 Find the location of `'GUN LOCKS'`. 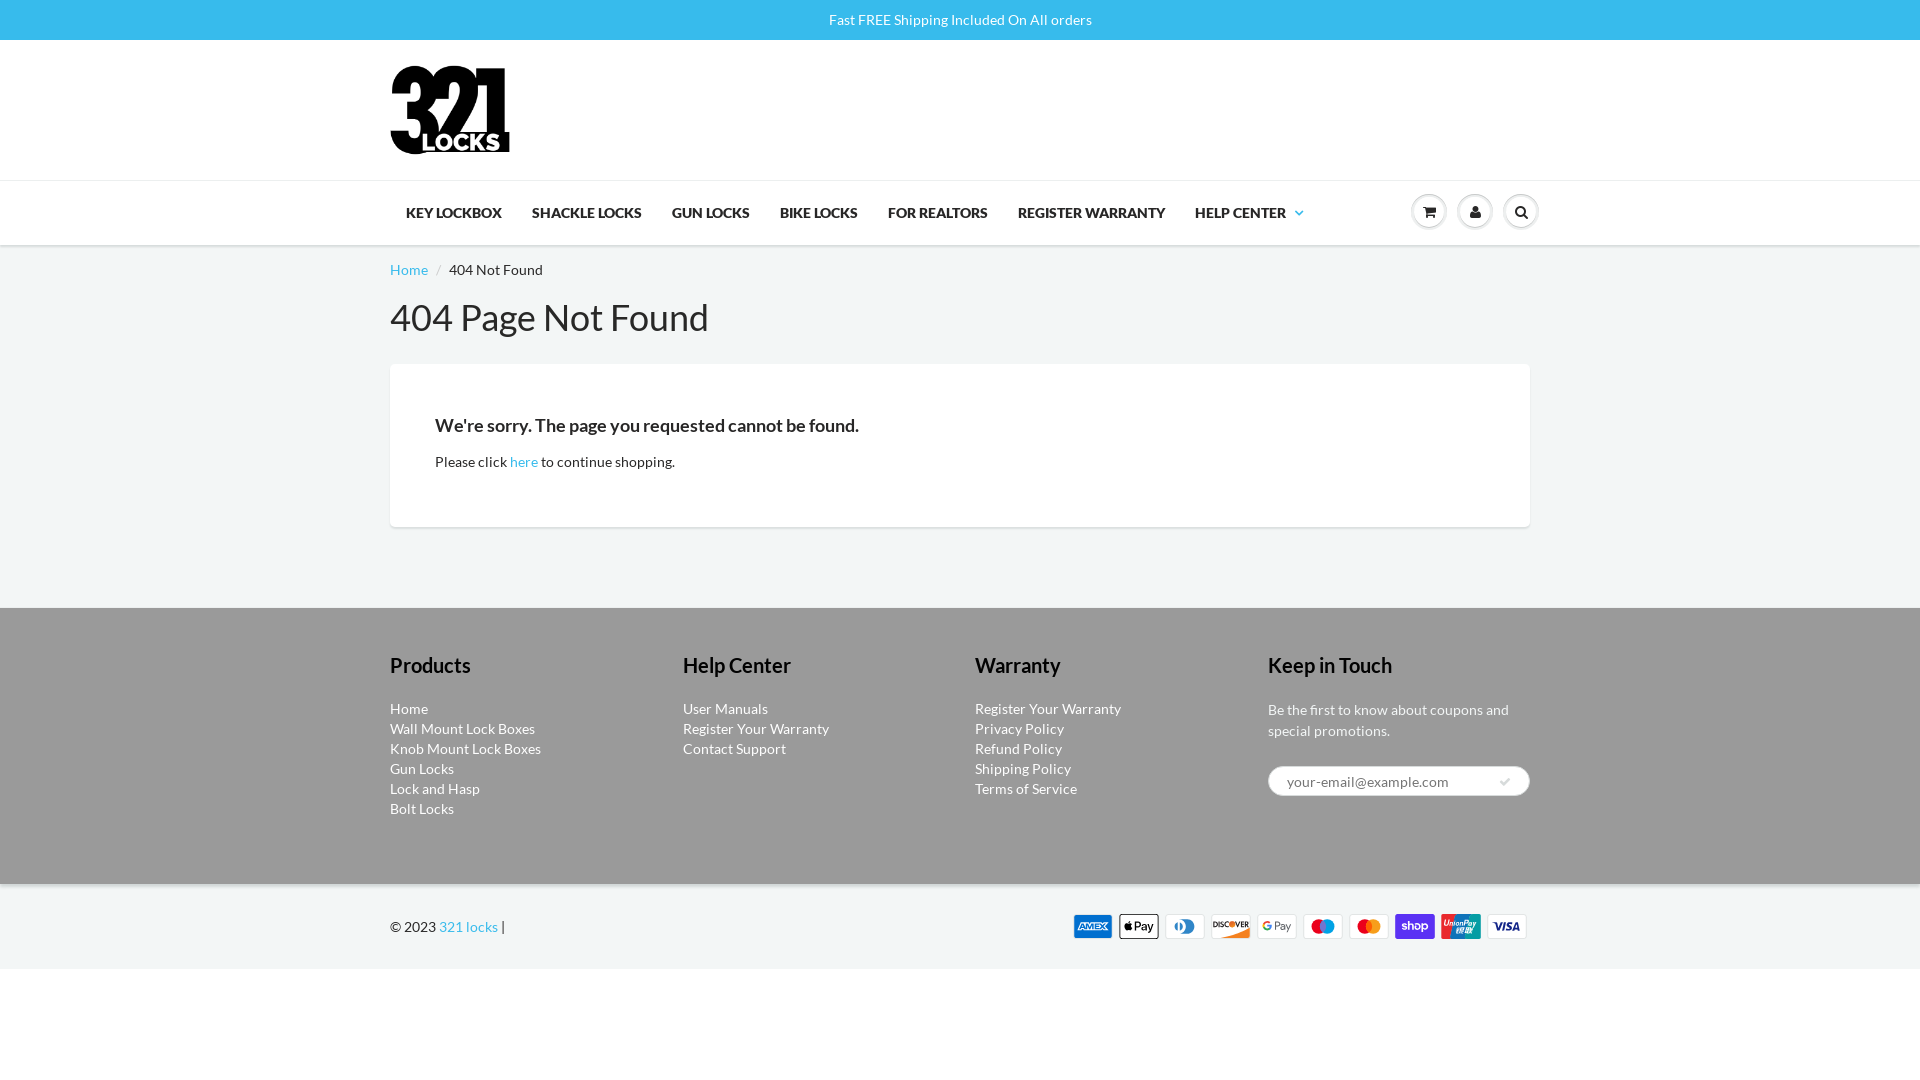

'GUN LOCKS' is located at coordinates (710, 212).